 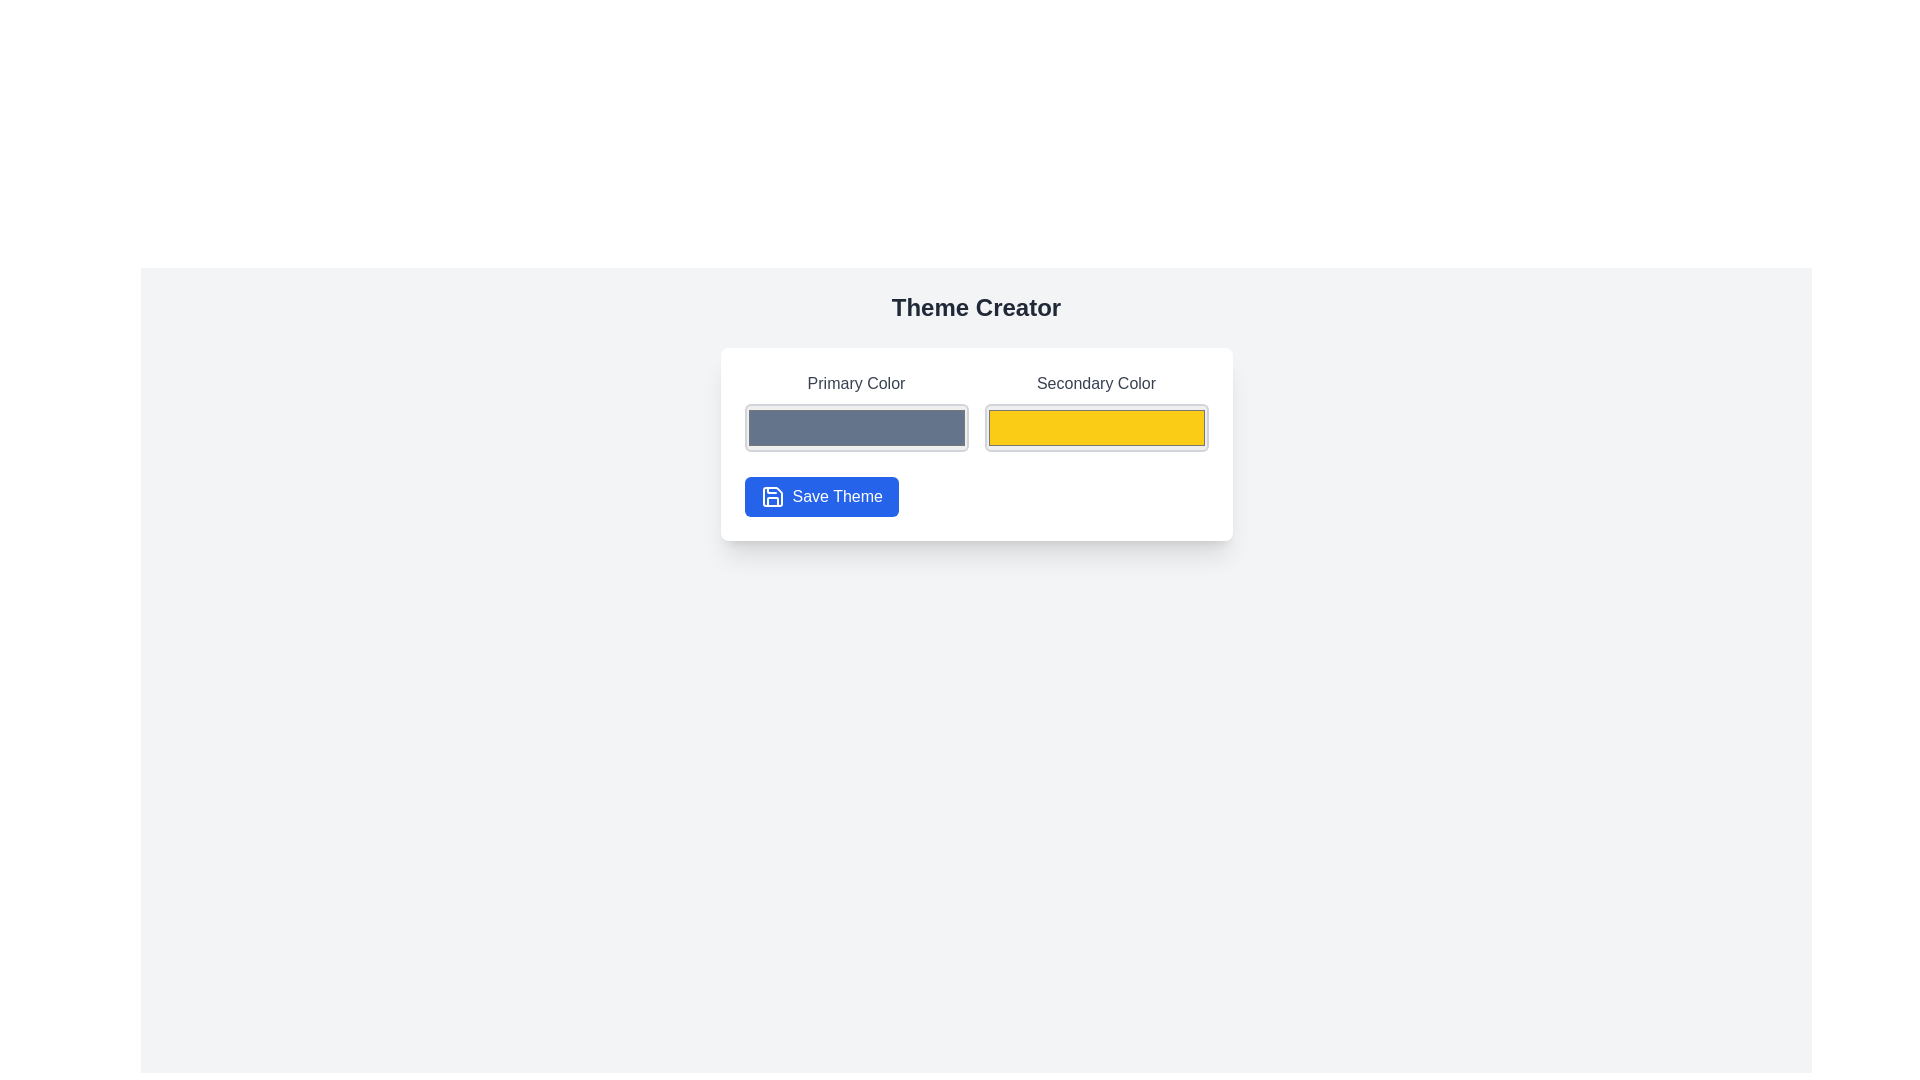 I want to click on the 'Save Theme' button, which contains a floppy disk icon, to trigger a save action, so click(x=771, y=496).